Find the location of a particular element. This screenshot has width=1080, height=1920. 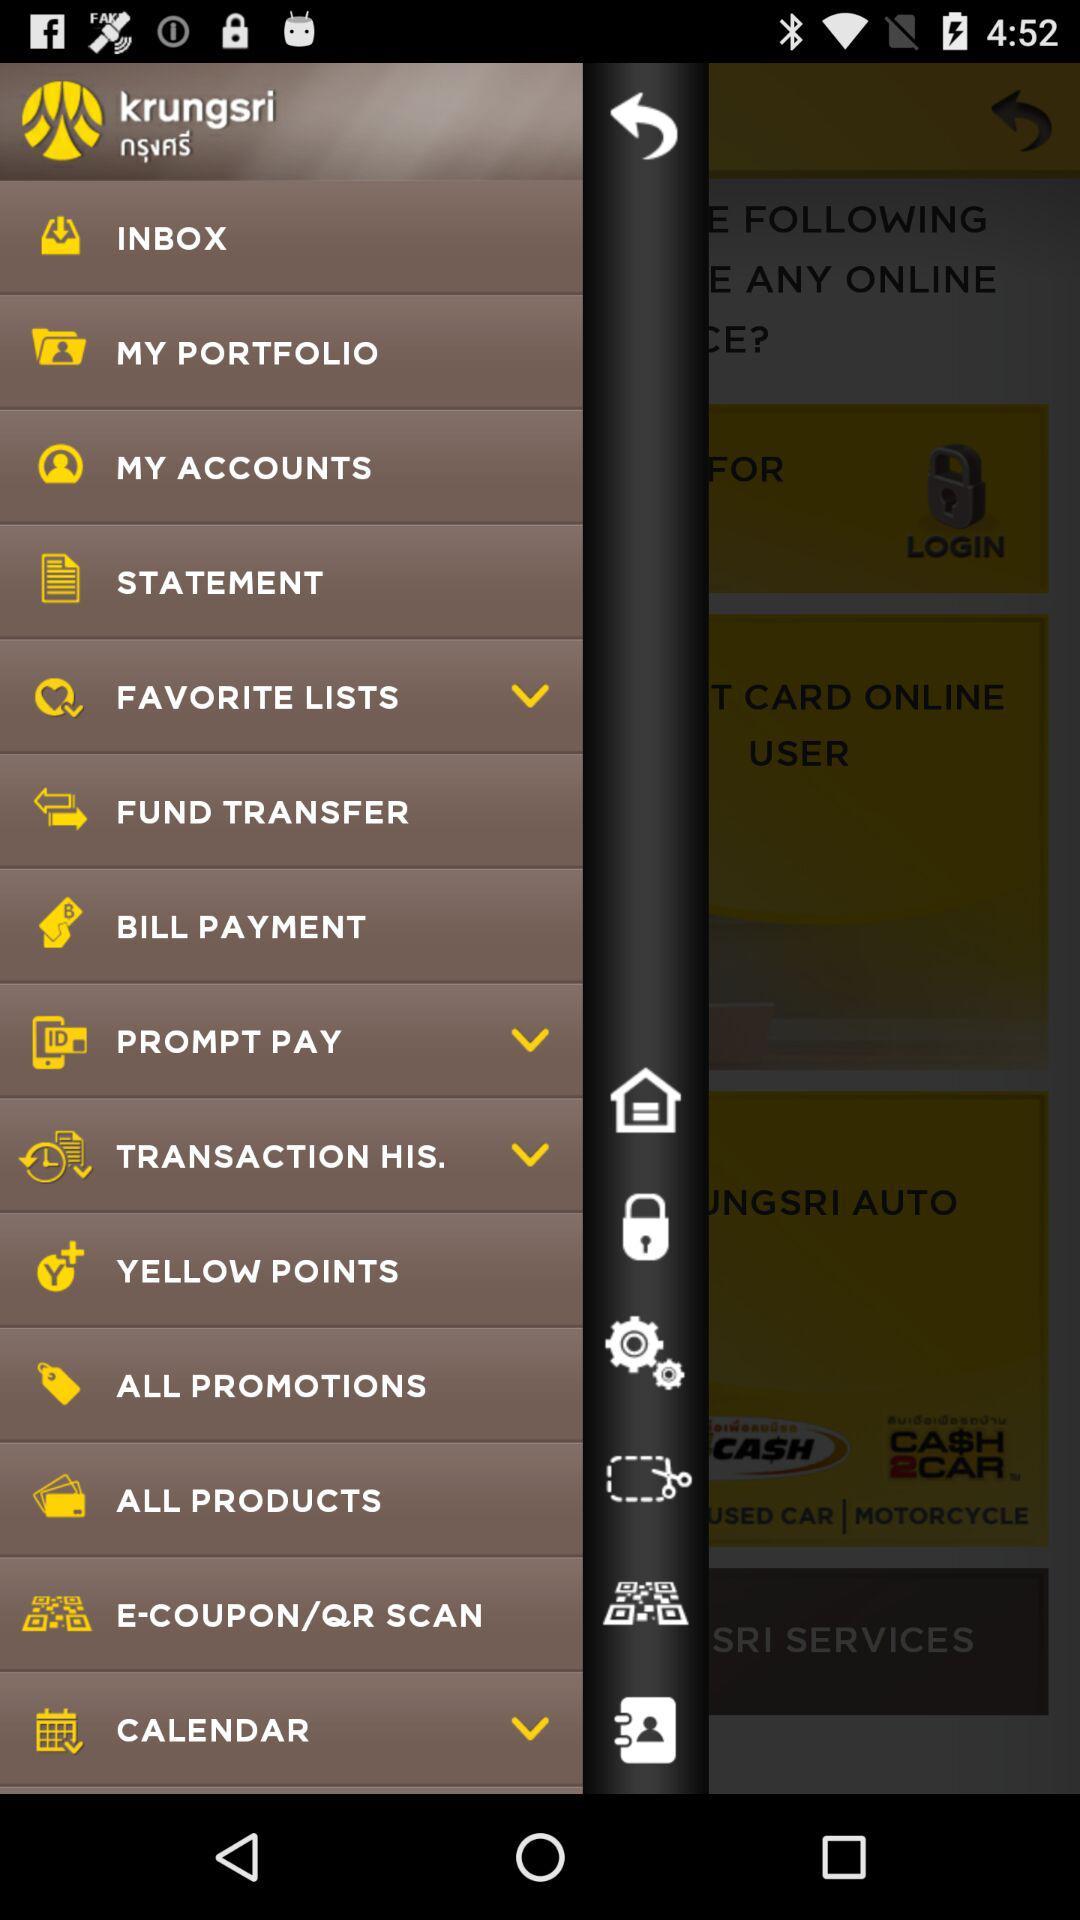

to the e-coupon or qr code option is located at coordinates (645, 1604).